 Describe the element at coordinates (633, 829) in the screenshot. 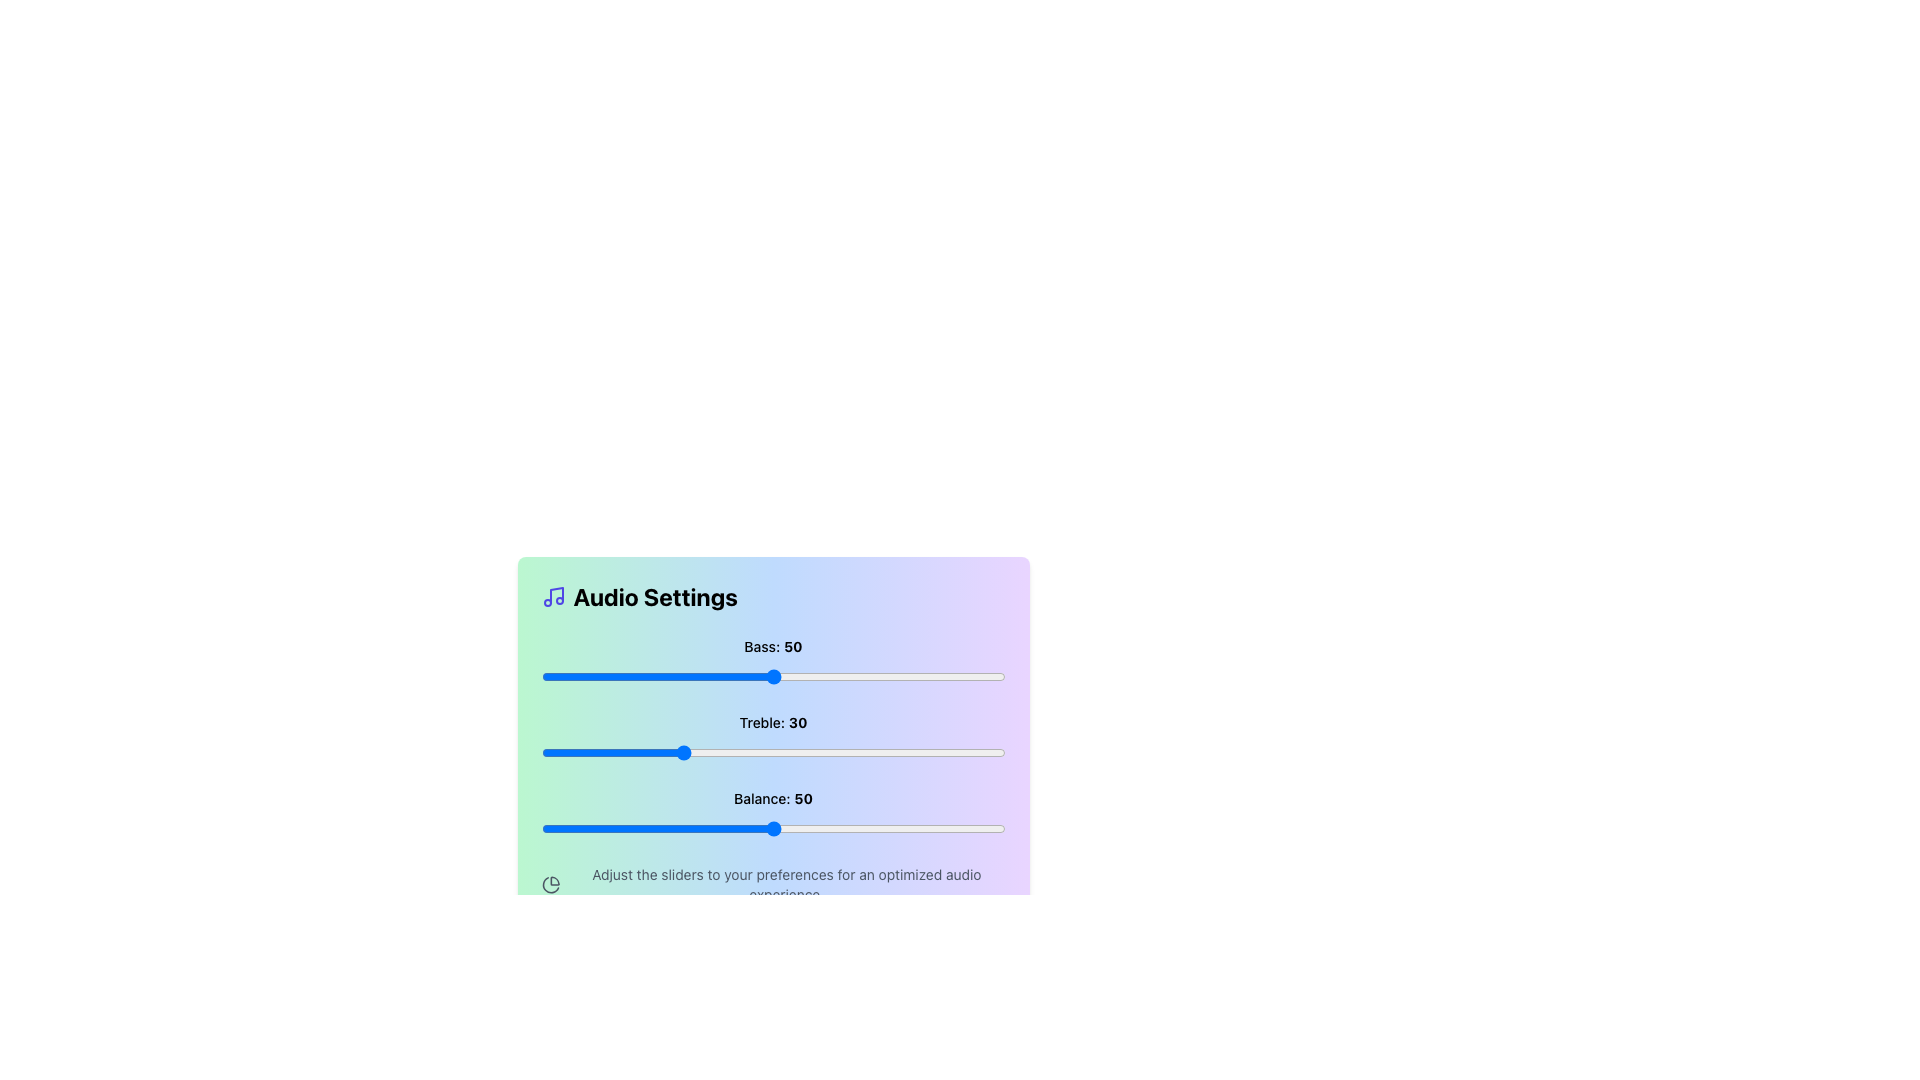

I see `balance` at that location.